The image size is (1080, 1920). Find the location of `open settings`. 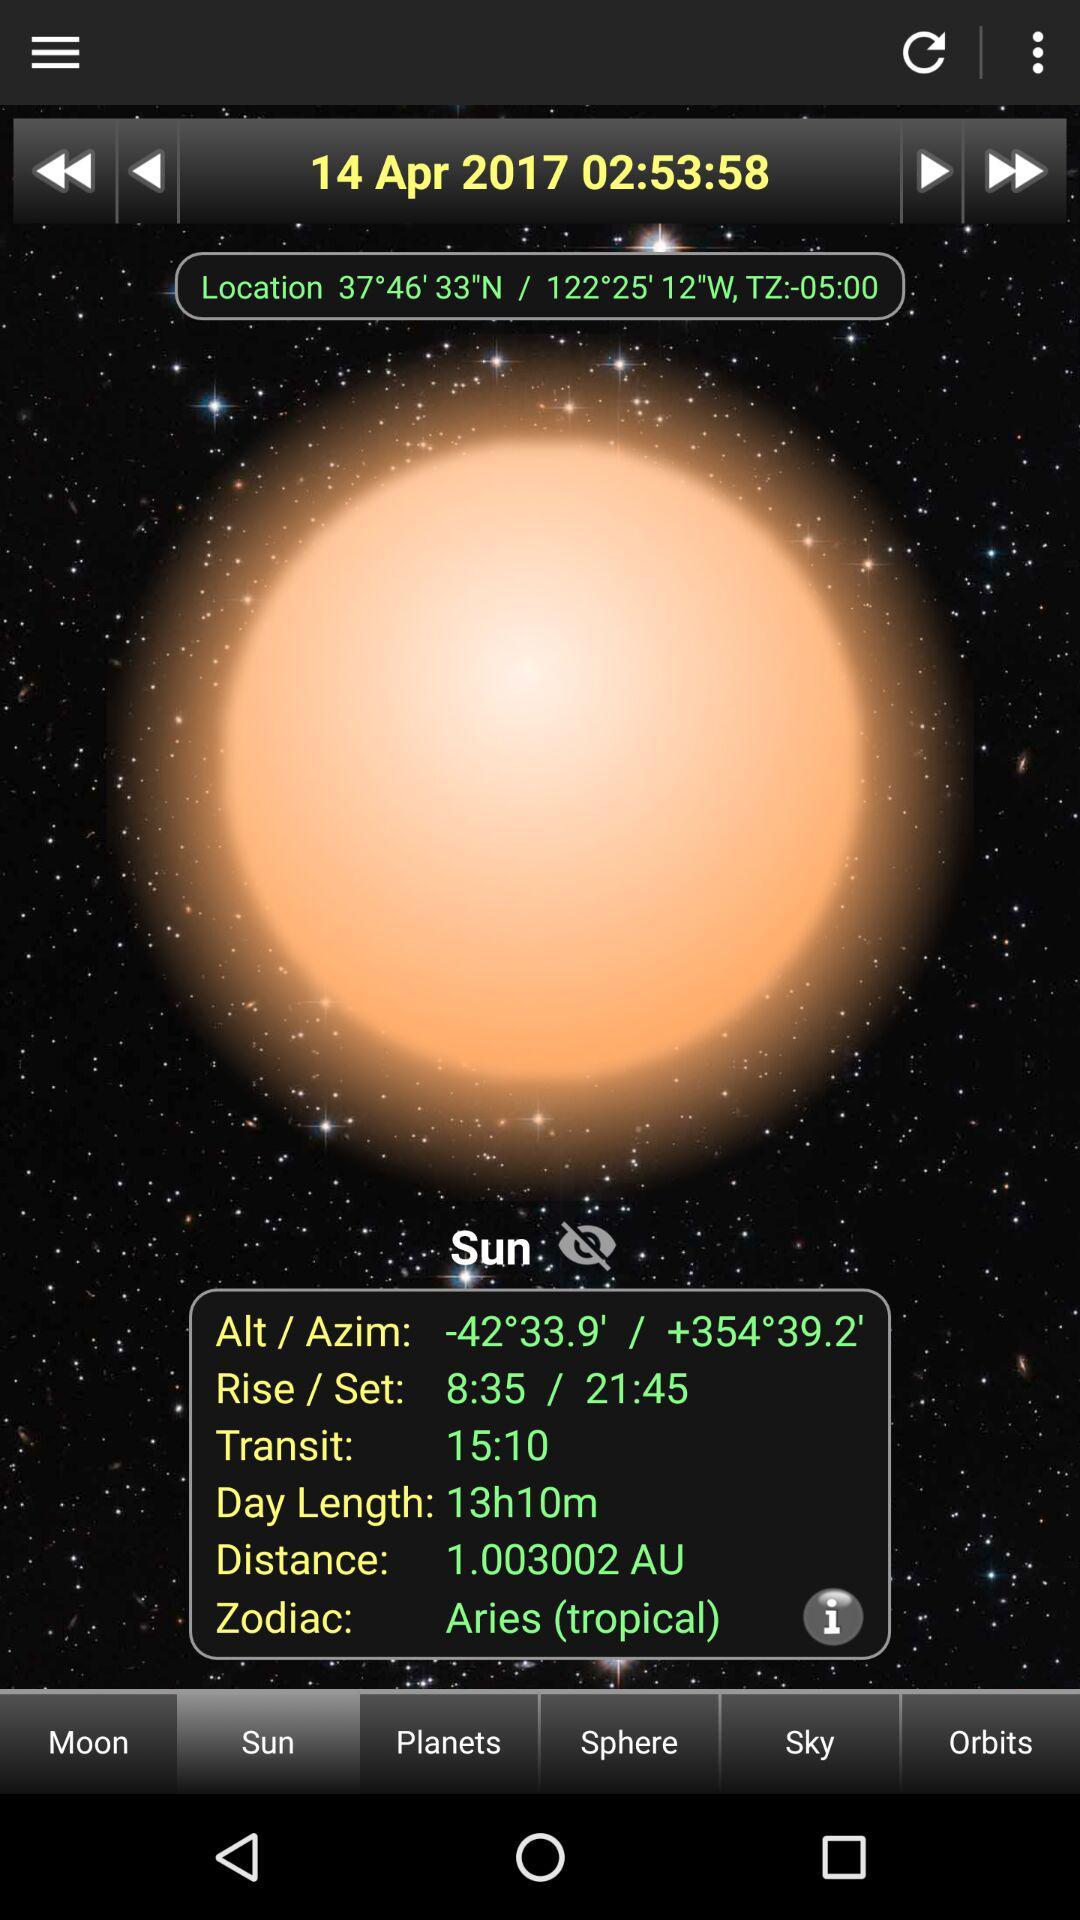

open settings is located at coordinates (1036, 52).